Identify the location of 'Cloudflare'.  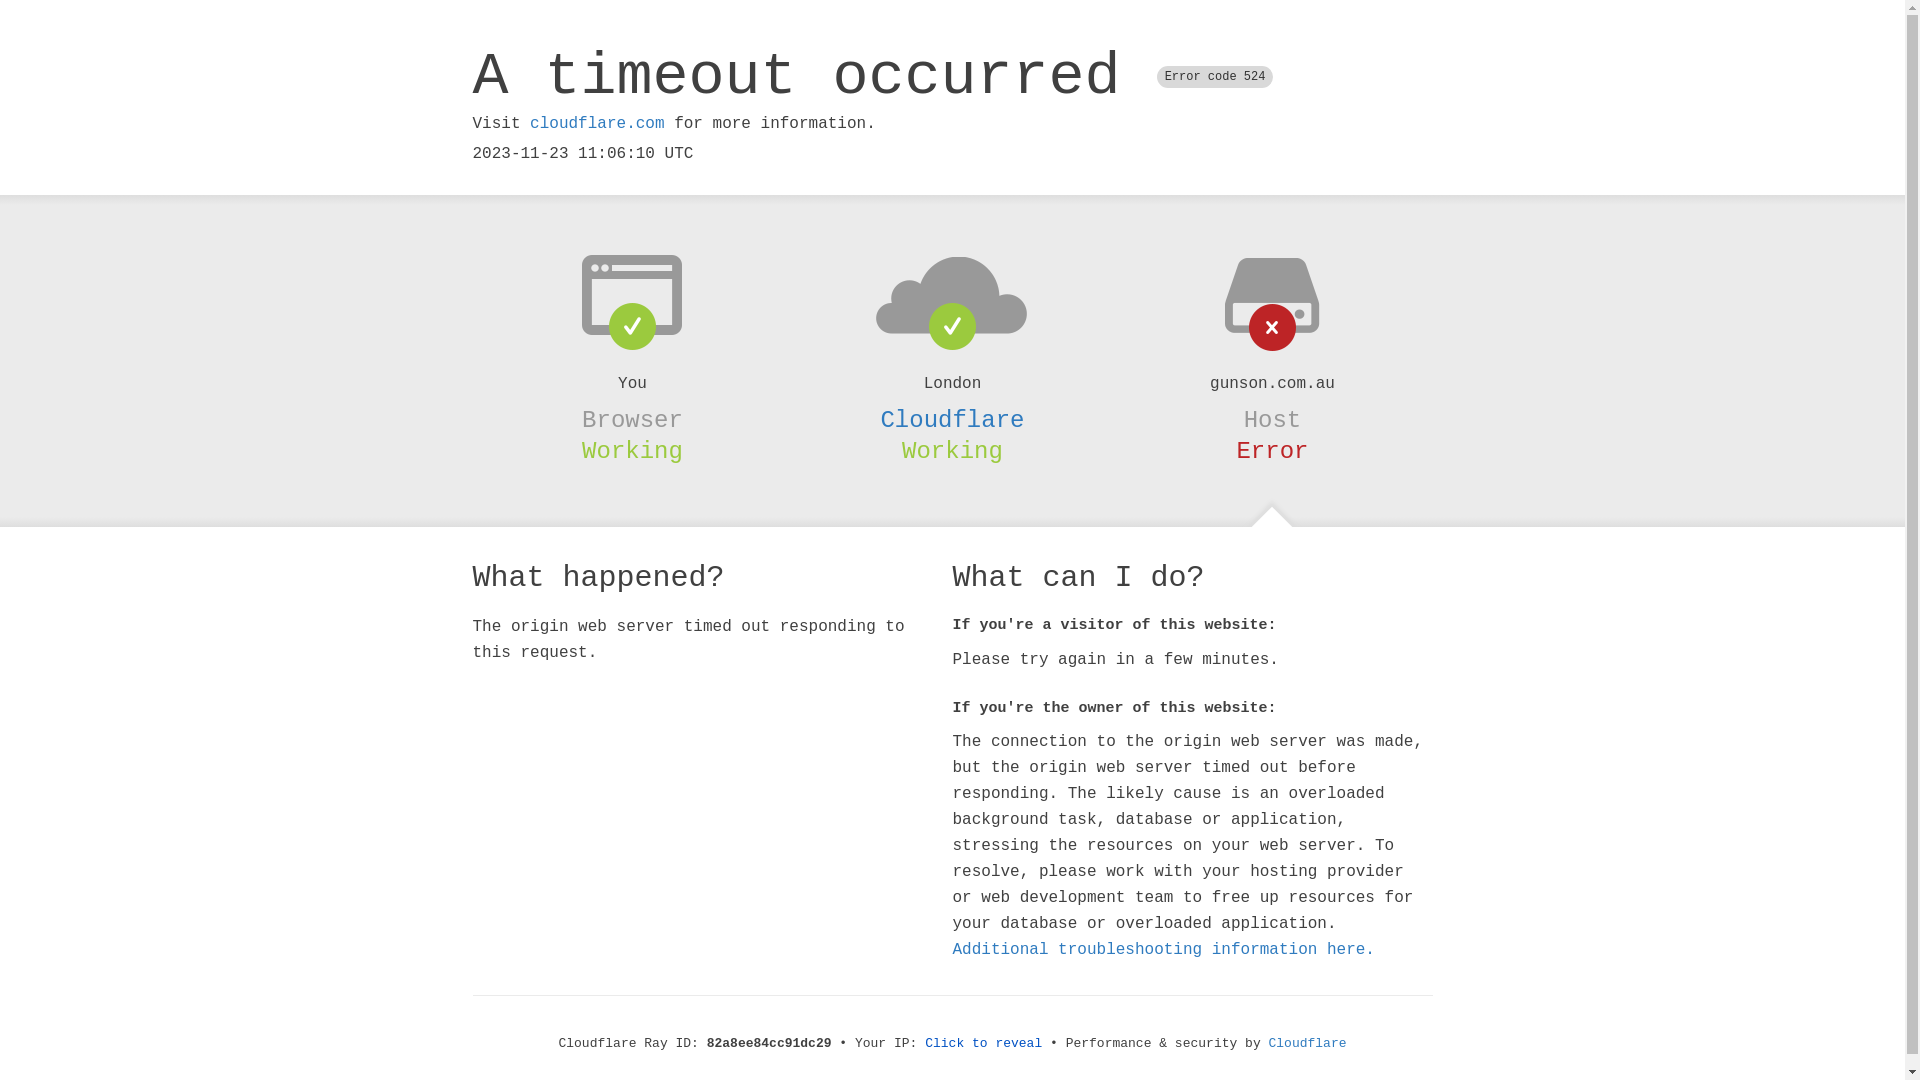
(950, 419).